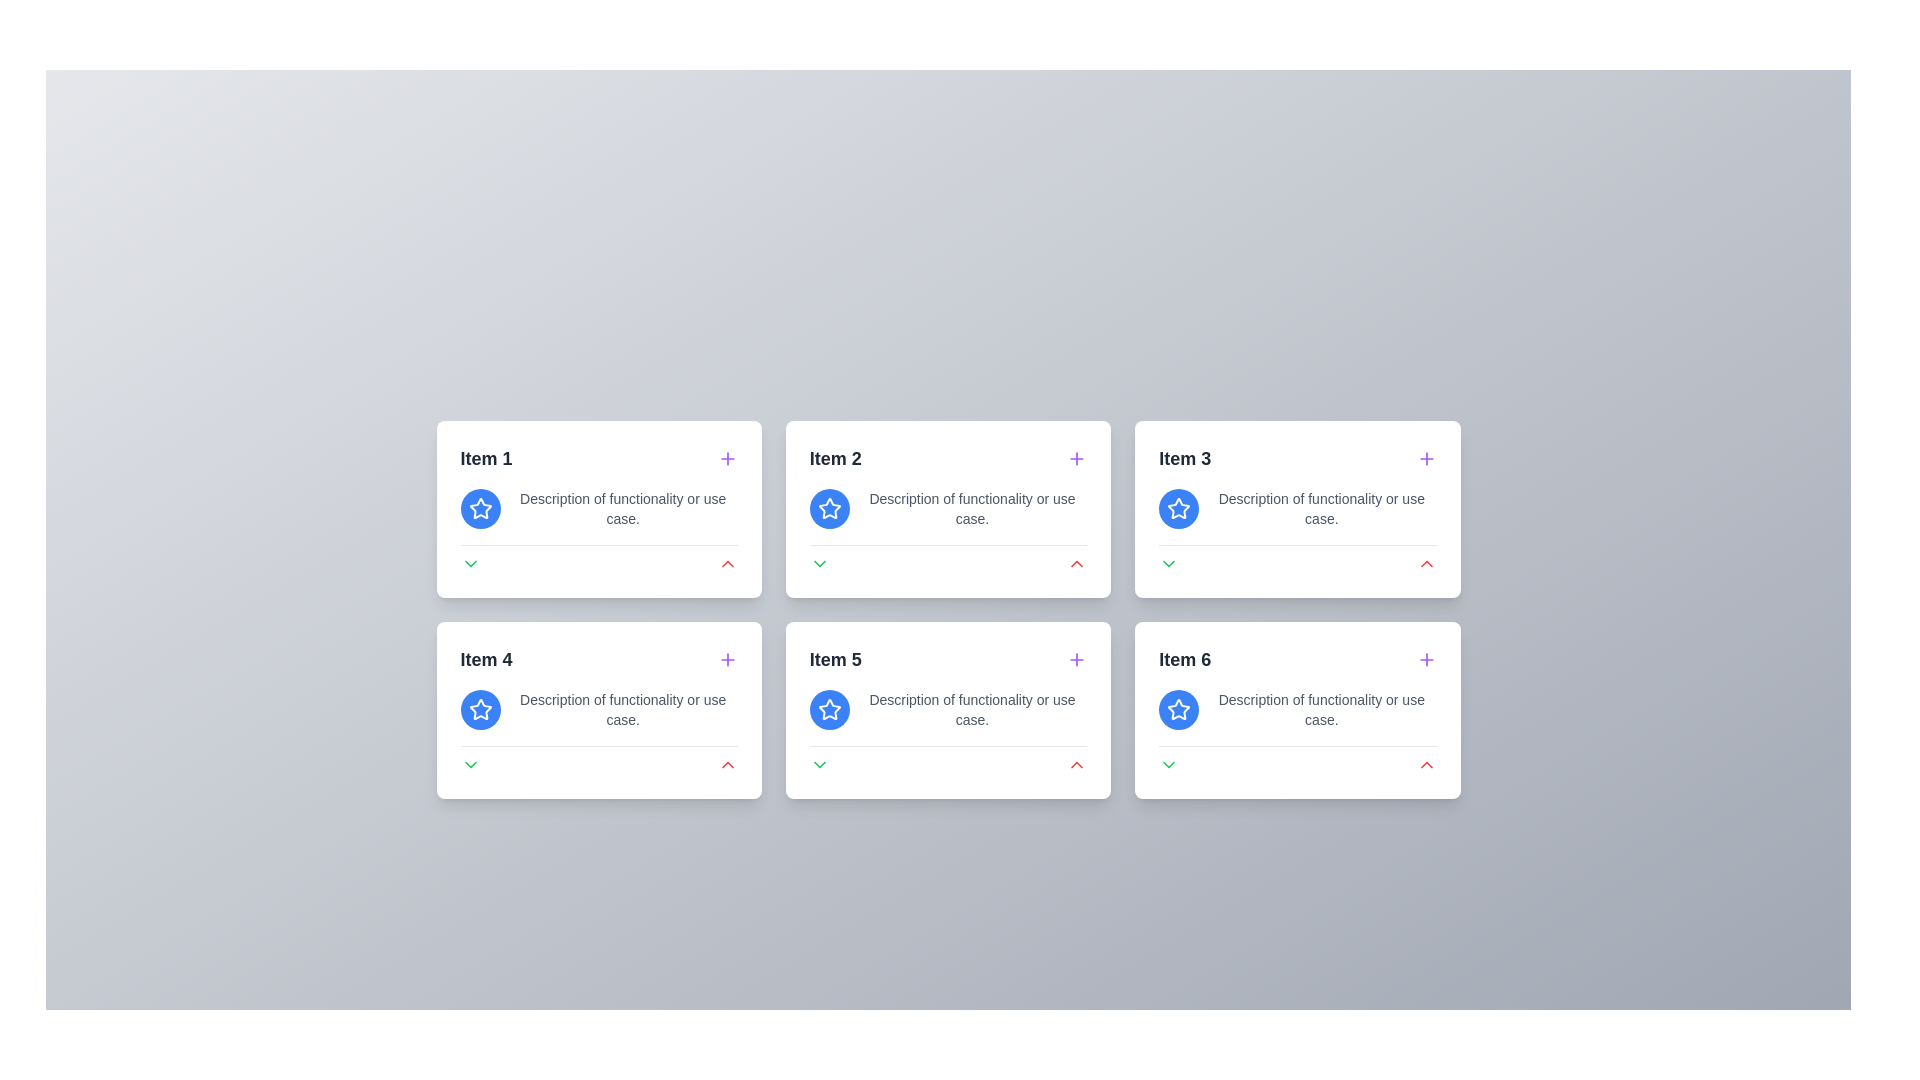 The height and width of the screenshot is (1080, 1920). What do you see at coordinates (829, 508) in the screenshot?
I see `the star-shaped icon with a blue background and white interior located` at bounding box center [829, 508].